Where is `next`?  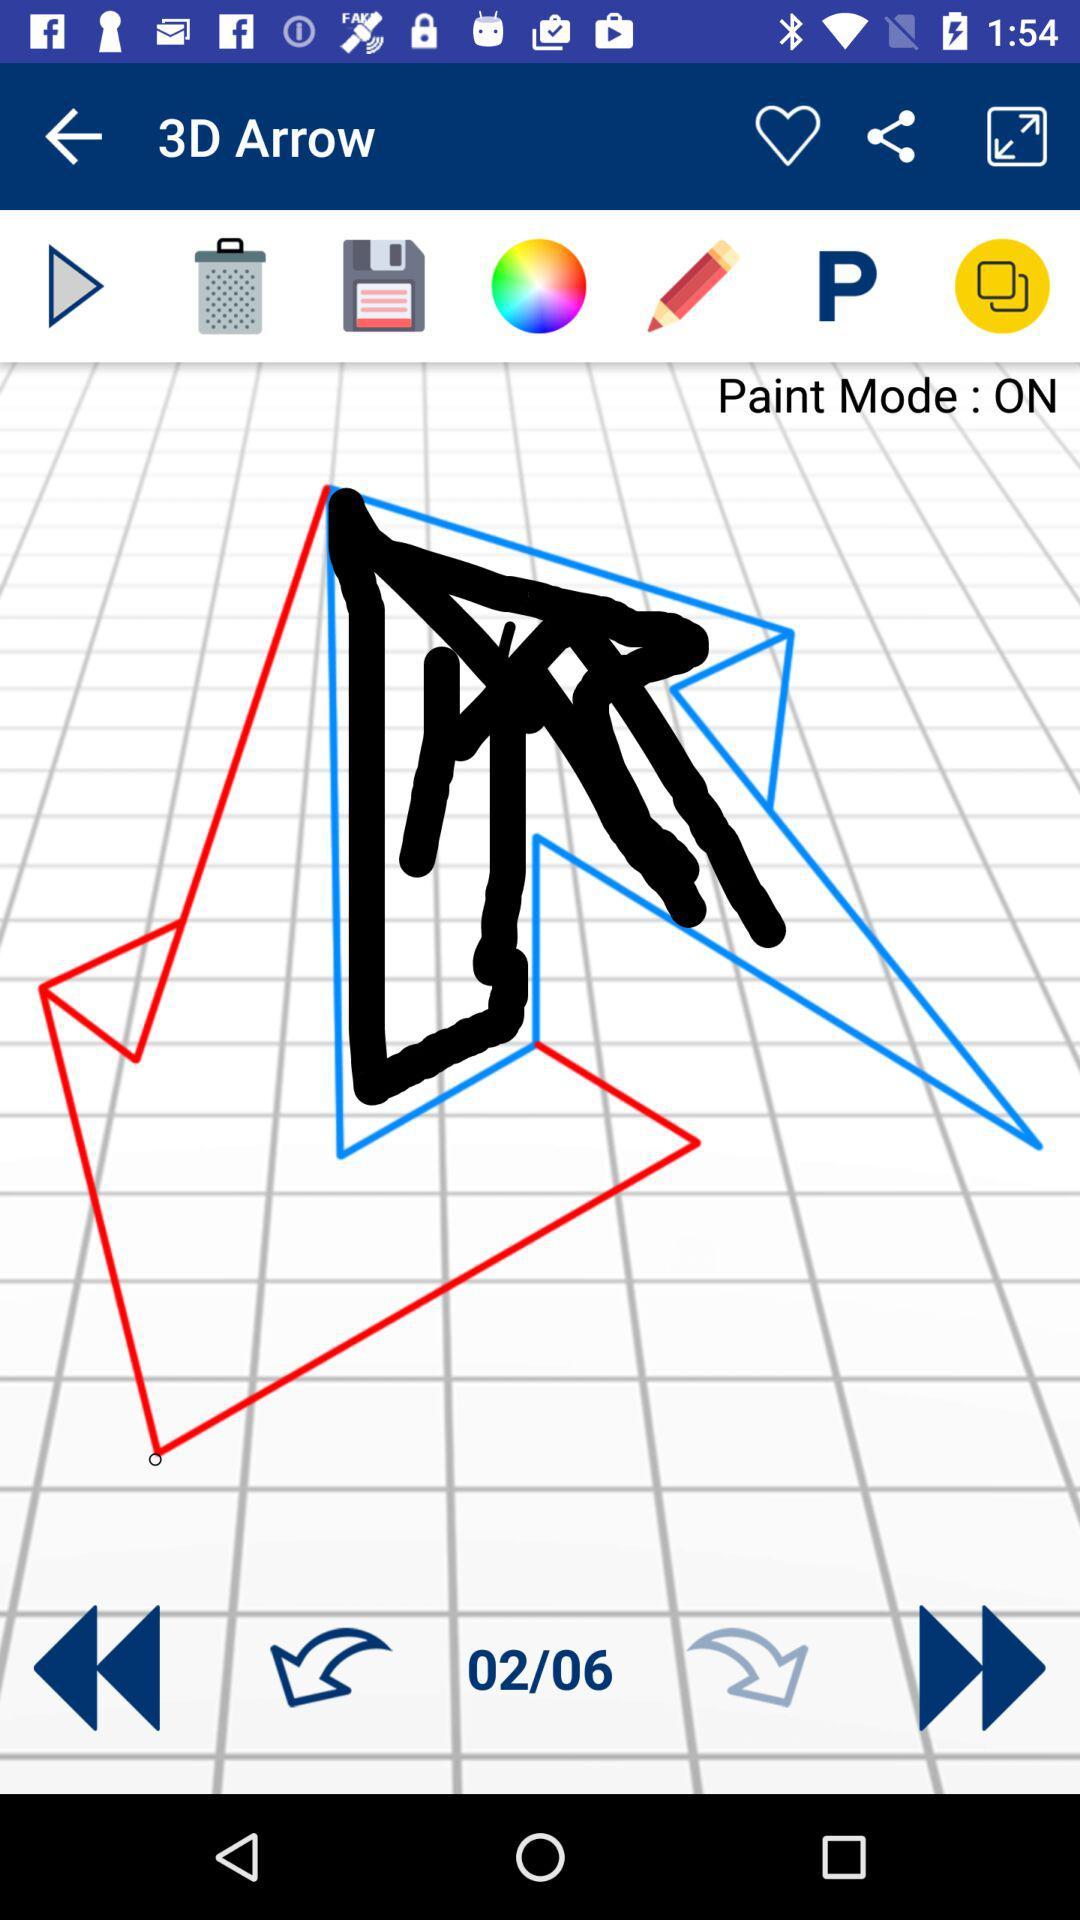 next is located at coordinates (747, 1668).